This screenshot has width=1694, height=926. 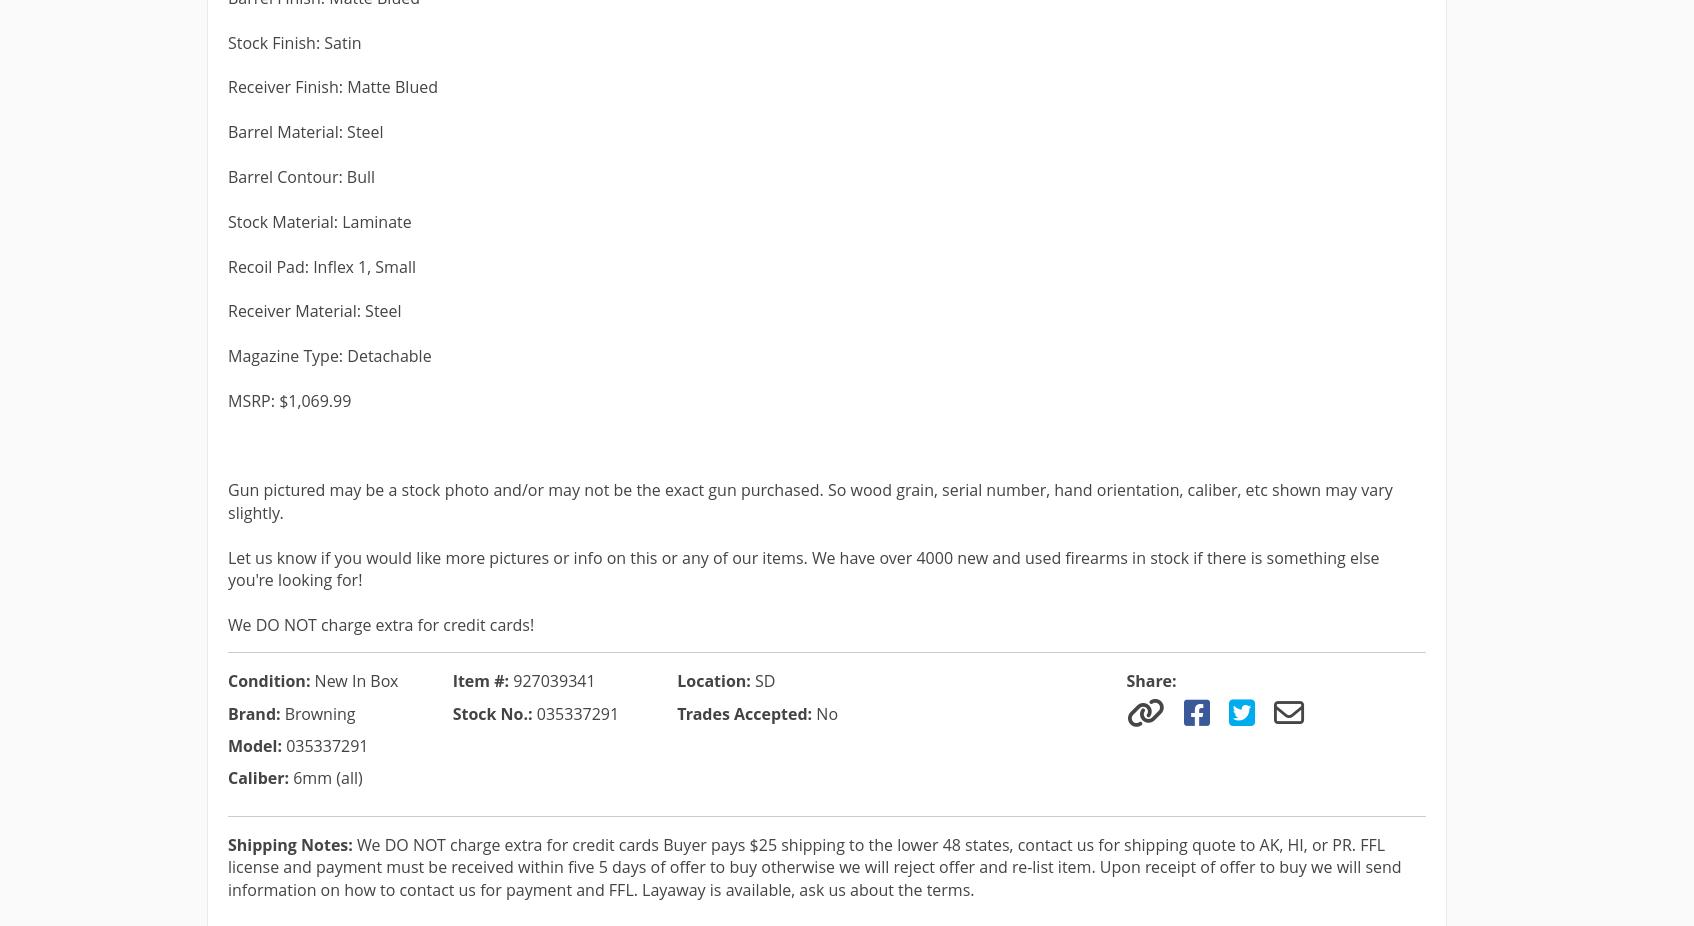 What do you see at coordinates (319, 220) in the screenshot?
I see `'Stock Material: Laminate'` at bounding box center [319, 220].